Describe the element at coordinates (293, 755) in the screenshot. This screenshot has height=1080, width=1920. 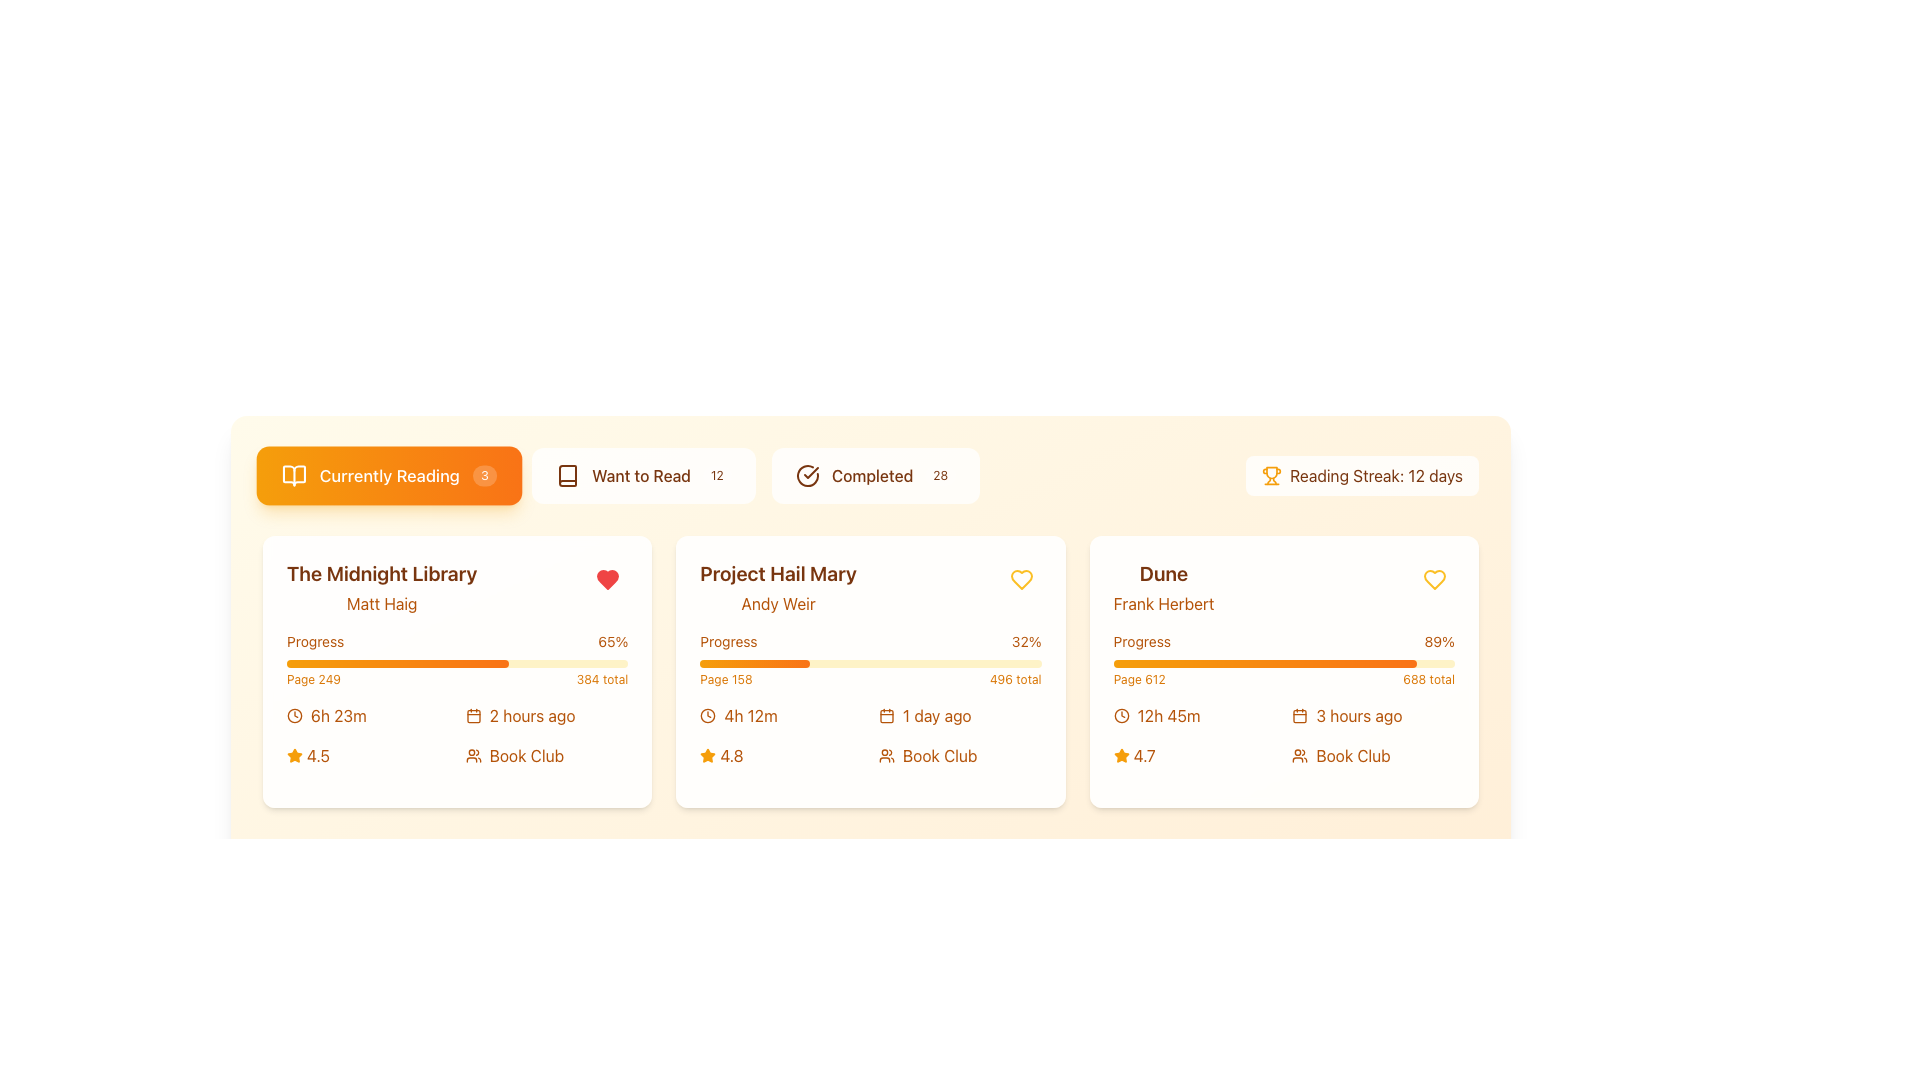
I see `the rating or favorite star icon located at the bottom part of 'The Midnight Library' card` at that location.